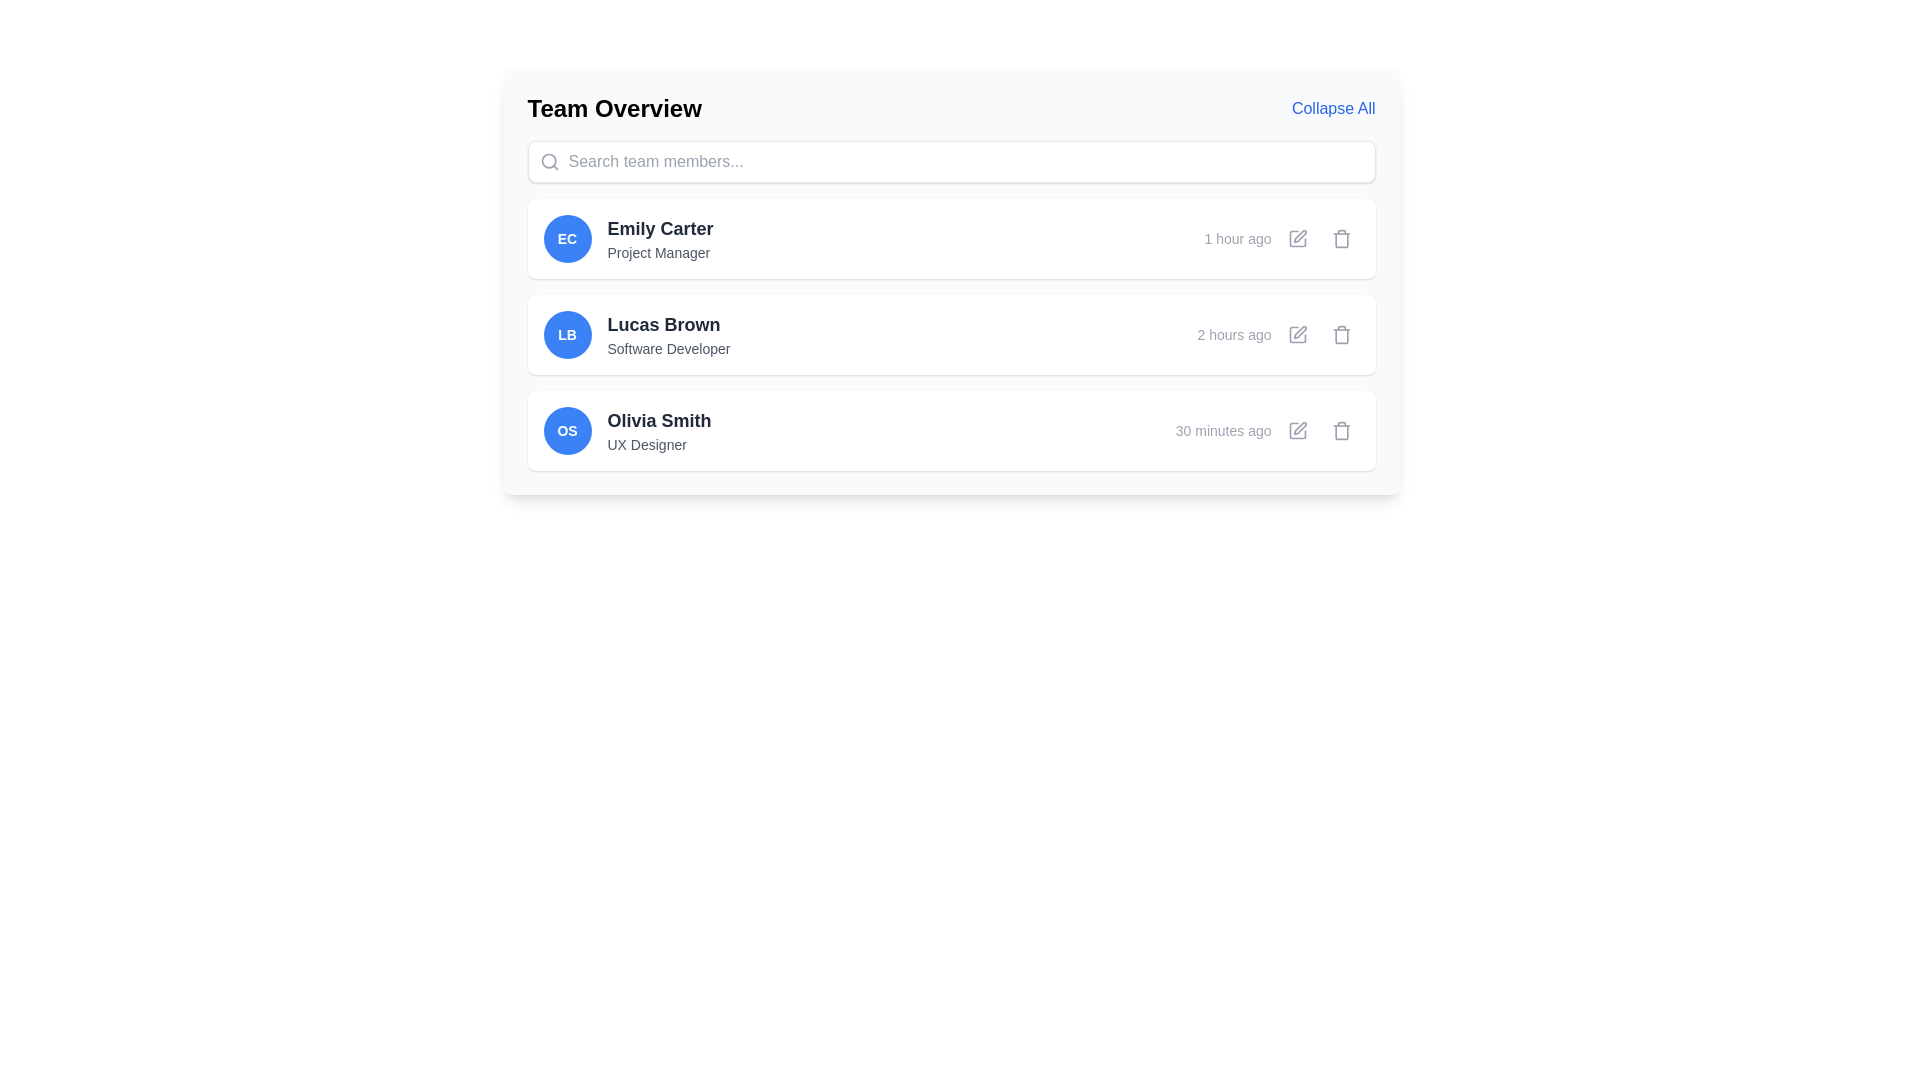 The width and height of the screenshot is (1920, 1080). Describe the element at coordinates (668, 347) in the screenshot. I see `the 'Software Developer' text label located below the name 'Lucas Brown' in the team member card` at that location.